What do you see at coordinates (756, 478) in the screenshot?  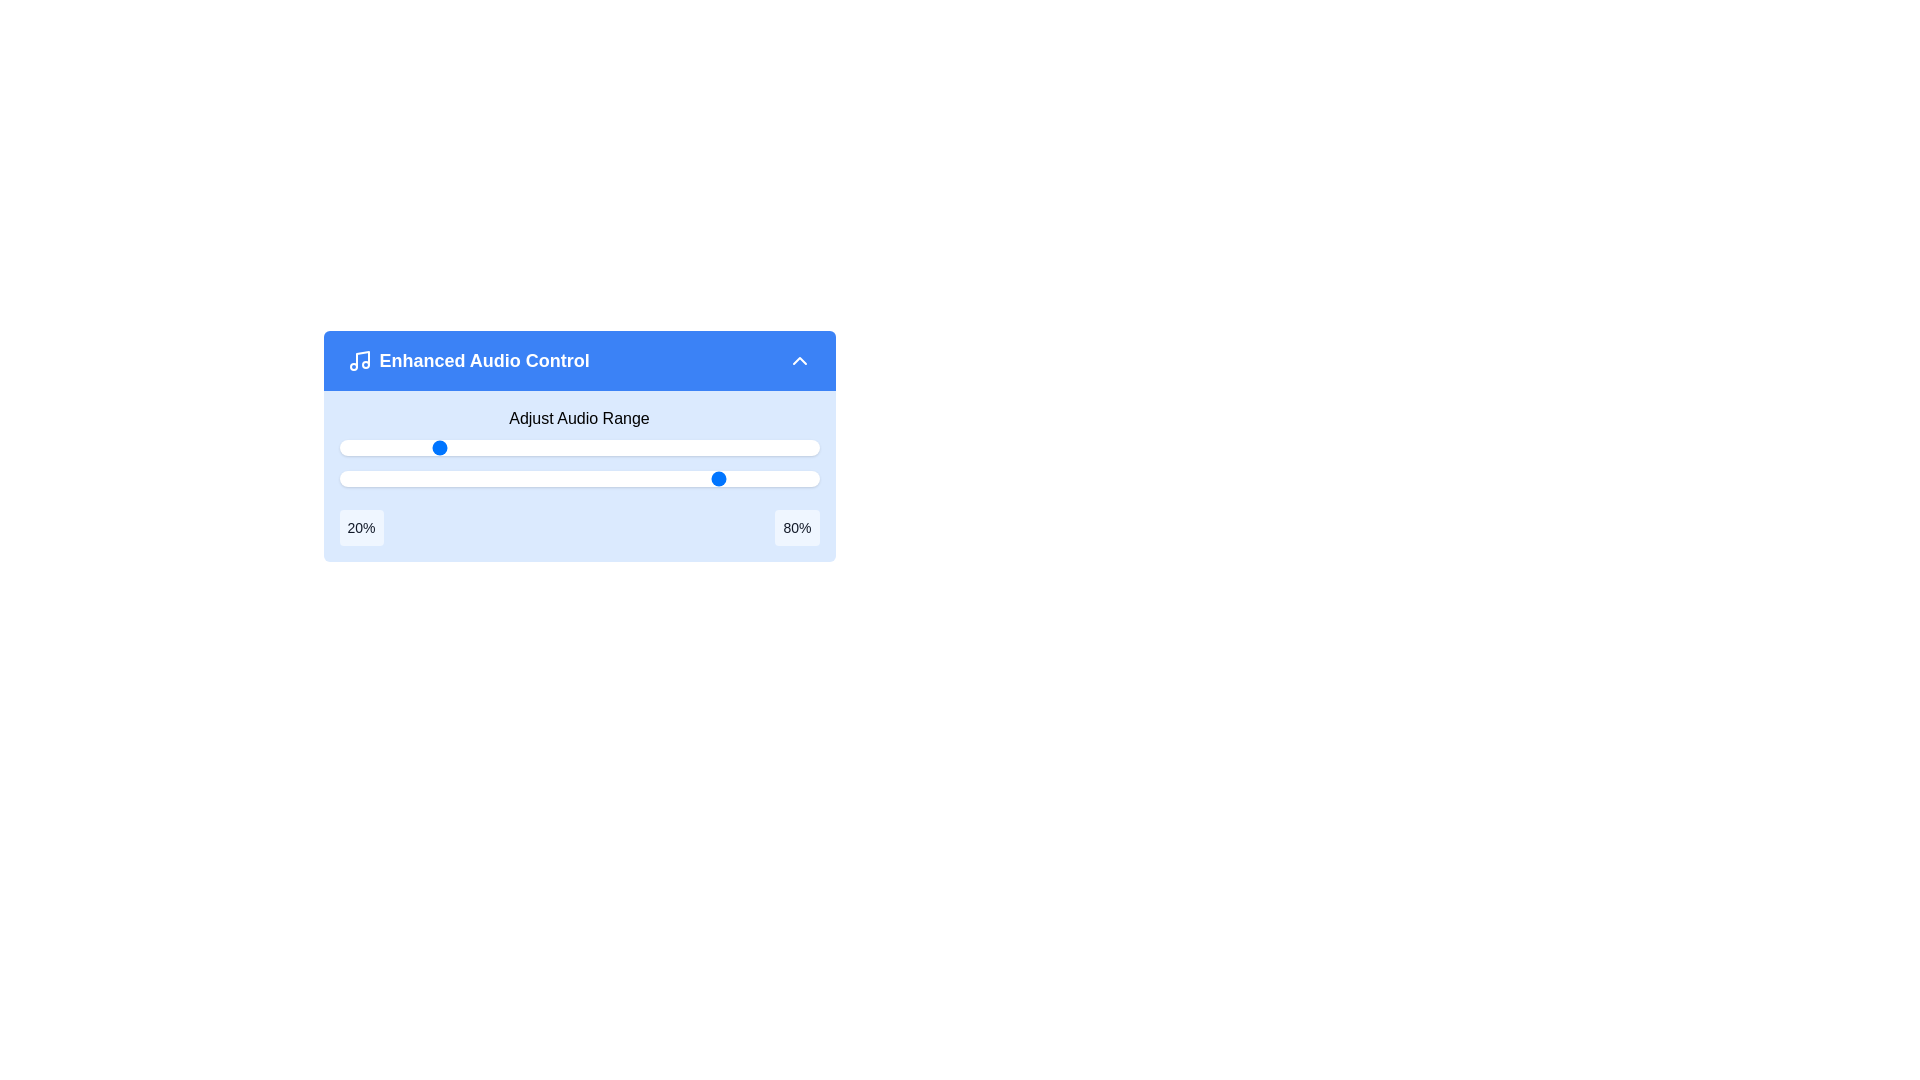 I see `the slider` at bounding box center [756, 478].